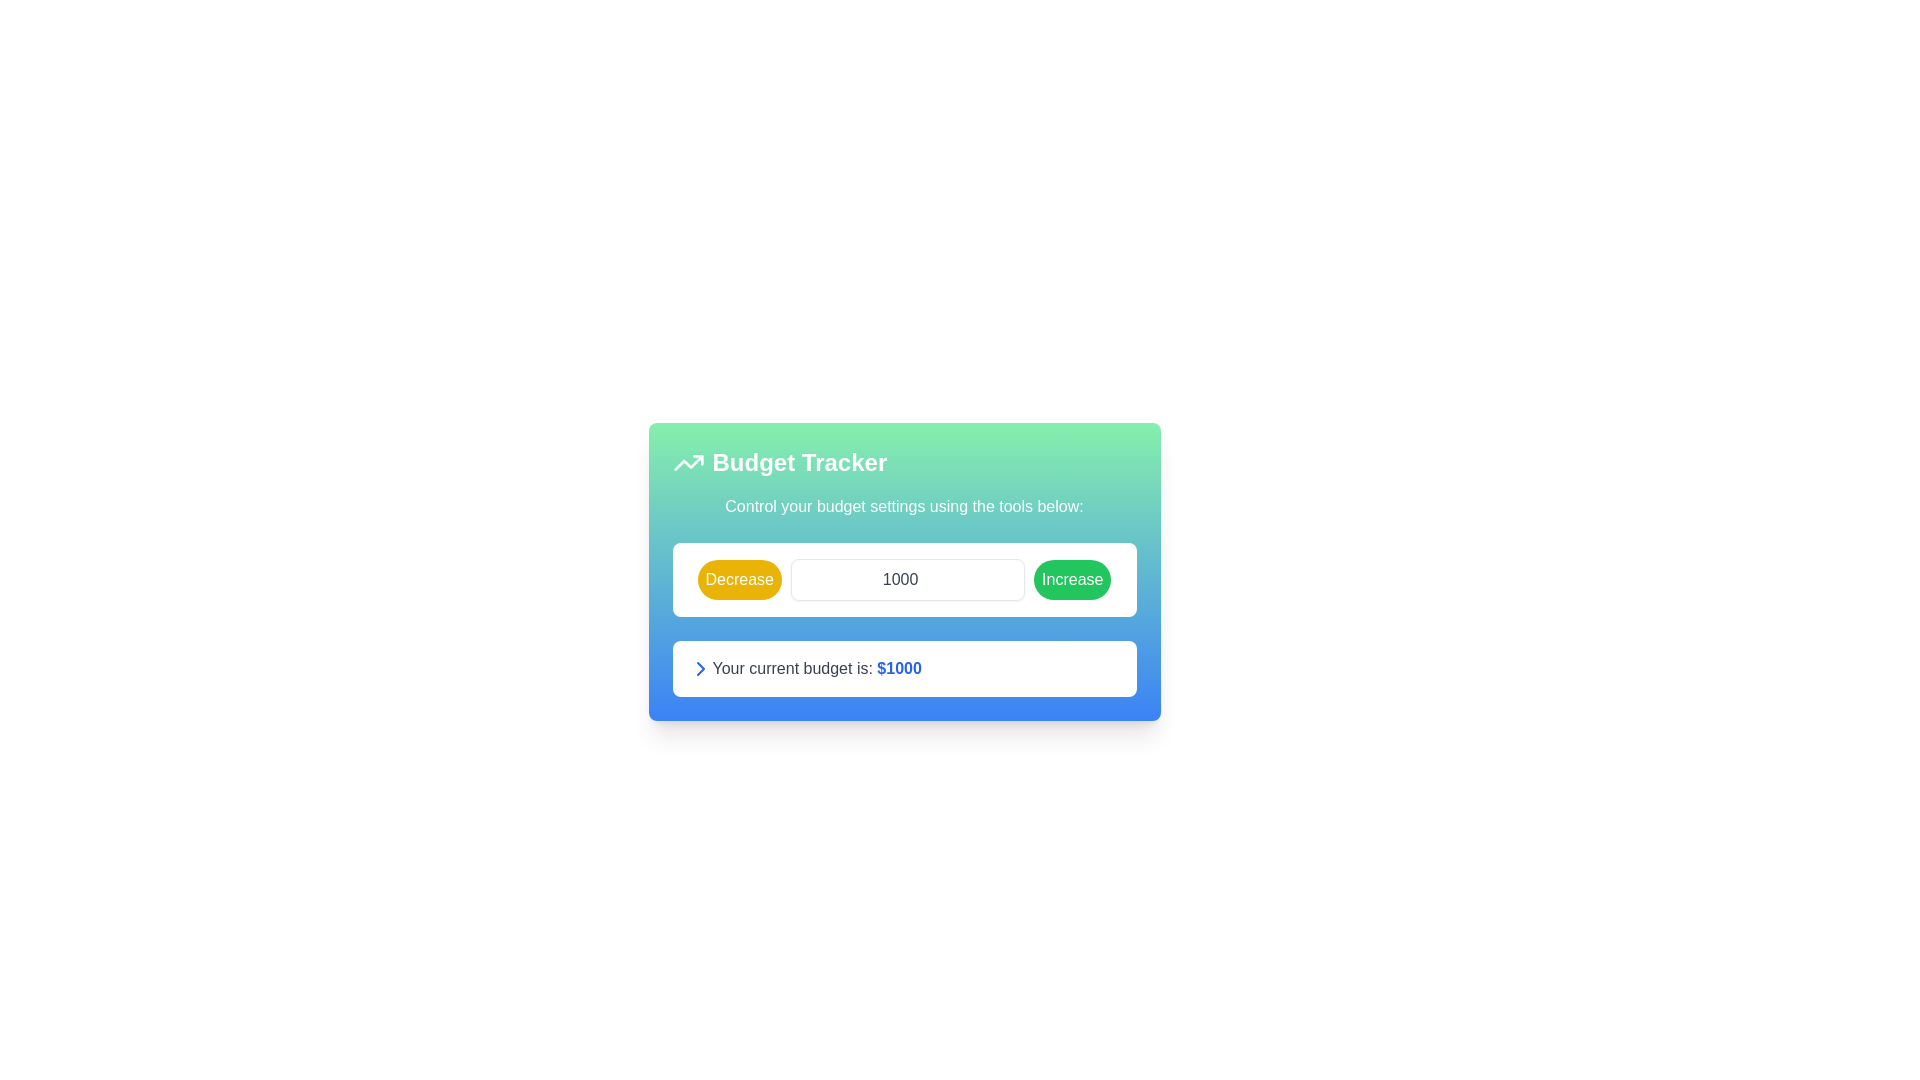 The width and height of the screenshot is (1920, 1080). I want to click on the label providing textual guidance in the 'Budget Tracker' panel, which is located directly below the heading and above the budget adjustment tools, so click(903, 505).